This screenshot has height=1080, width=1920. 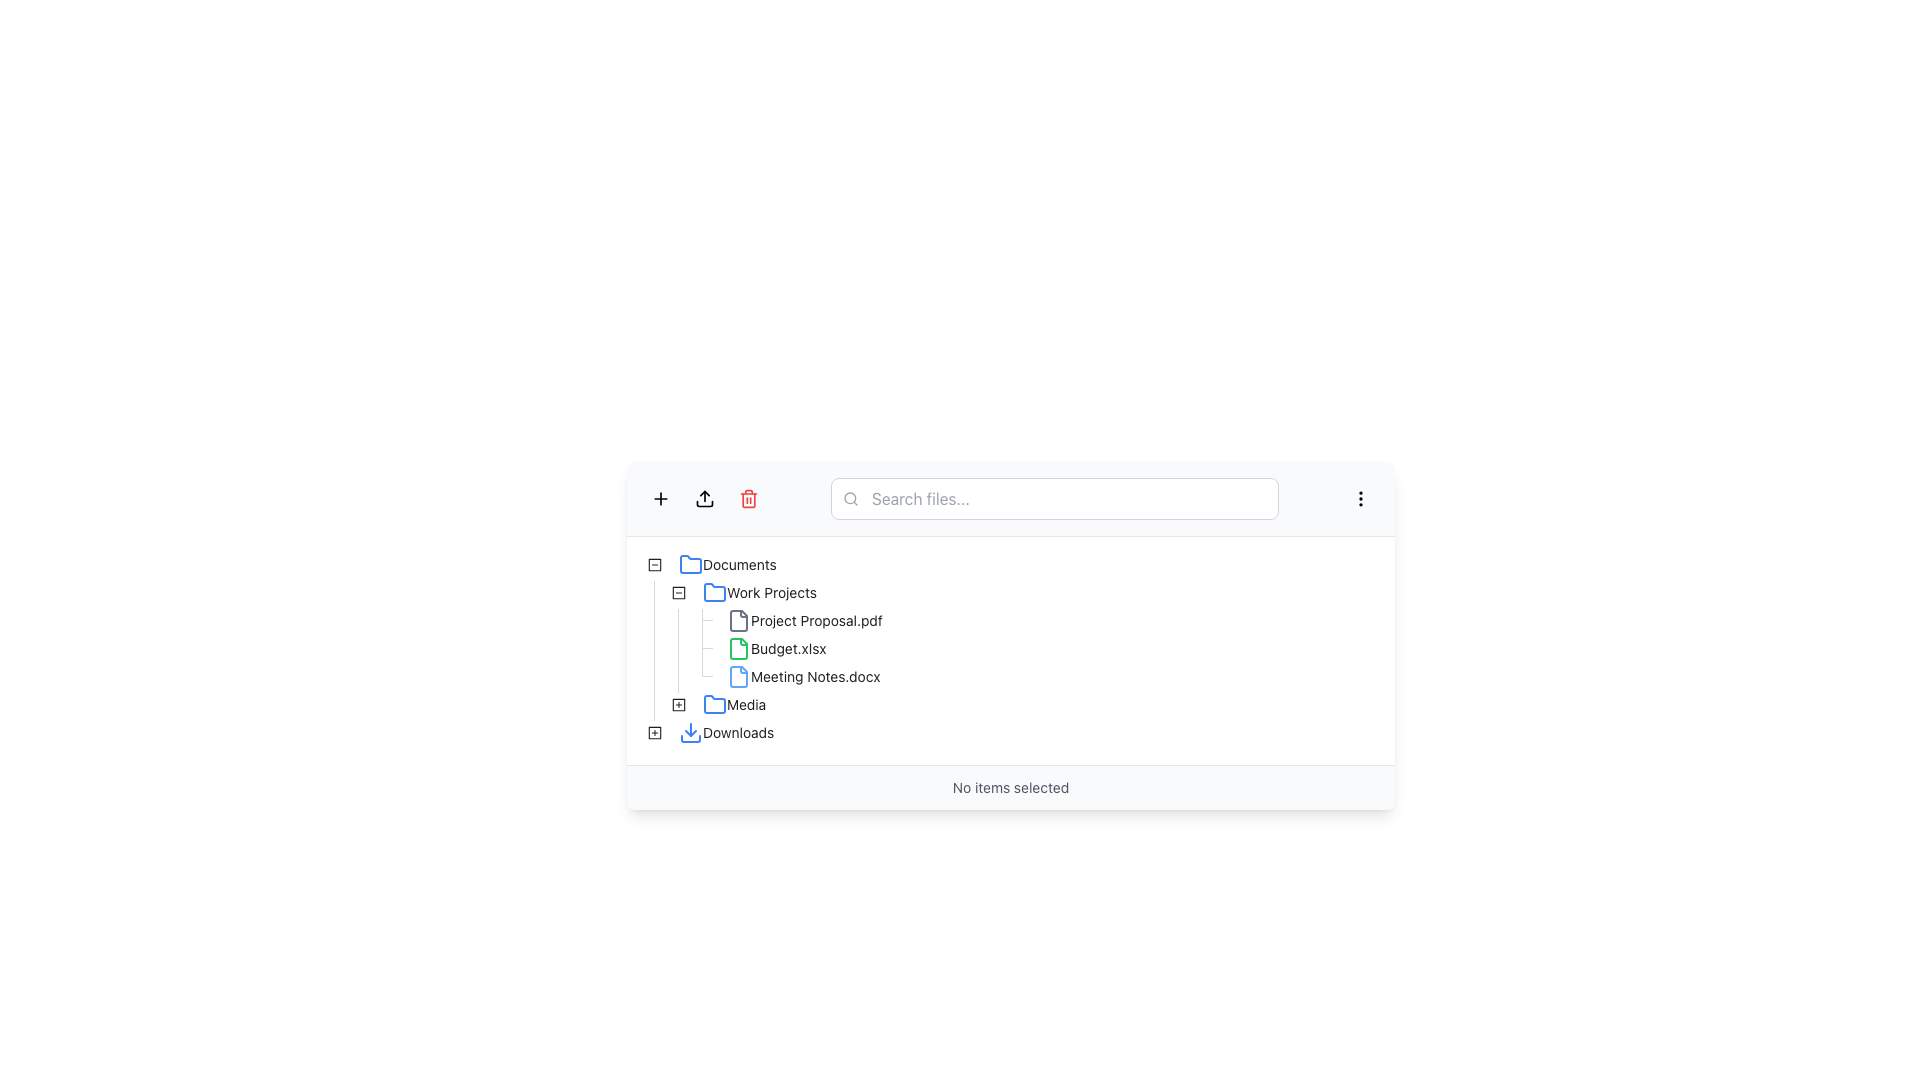 What do you see at coordinates (803, 676) in the screenshot?
I see `the text label 'Meeting Notes.docx' with an adjacent file icon in the tree view structure located under 'Work Projects'` at bounding box center [803, 676].